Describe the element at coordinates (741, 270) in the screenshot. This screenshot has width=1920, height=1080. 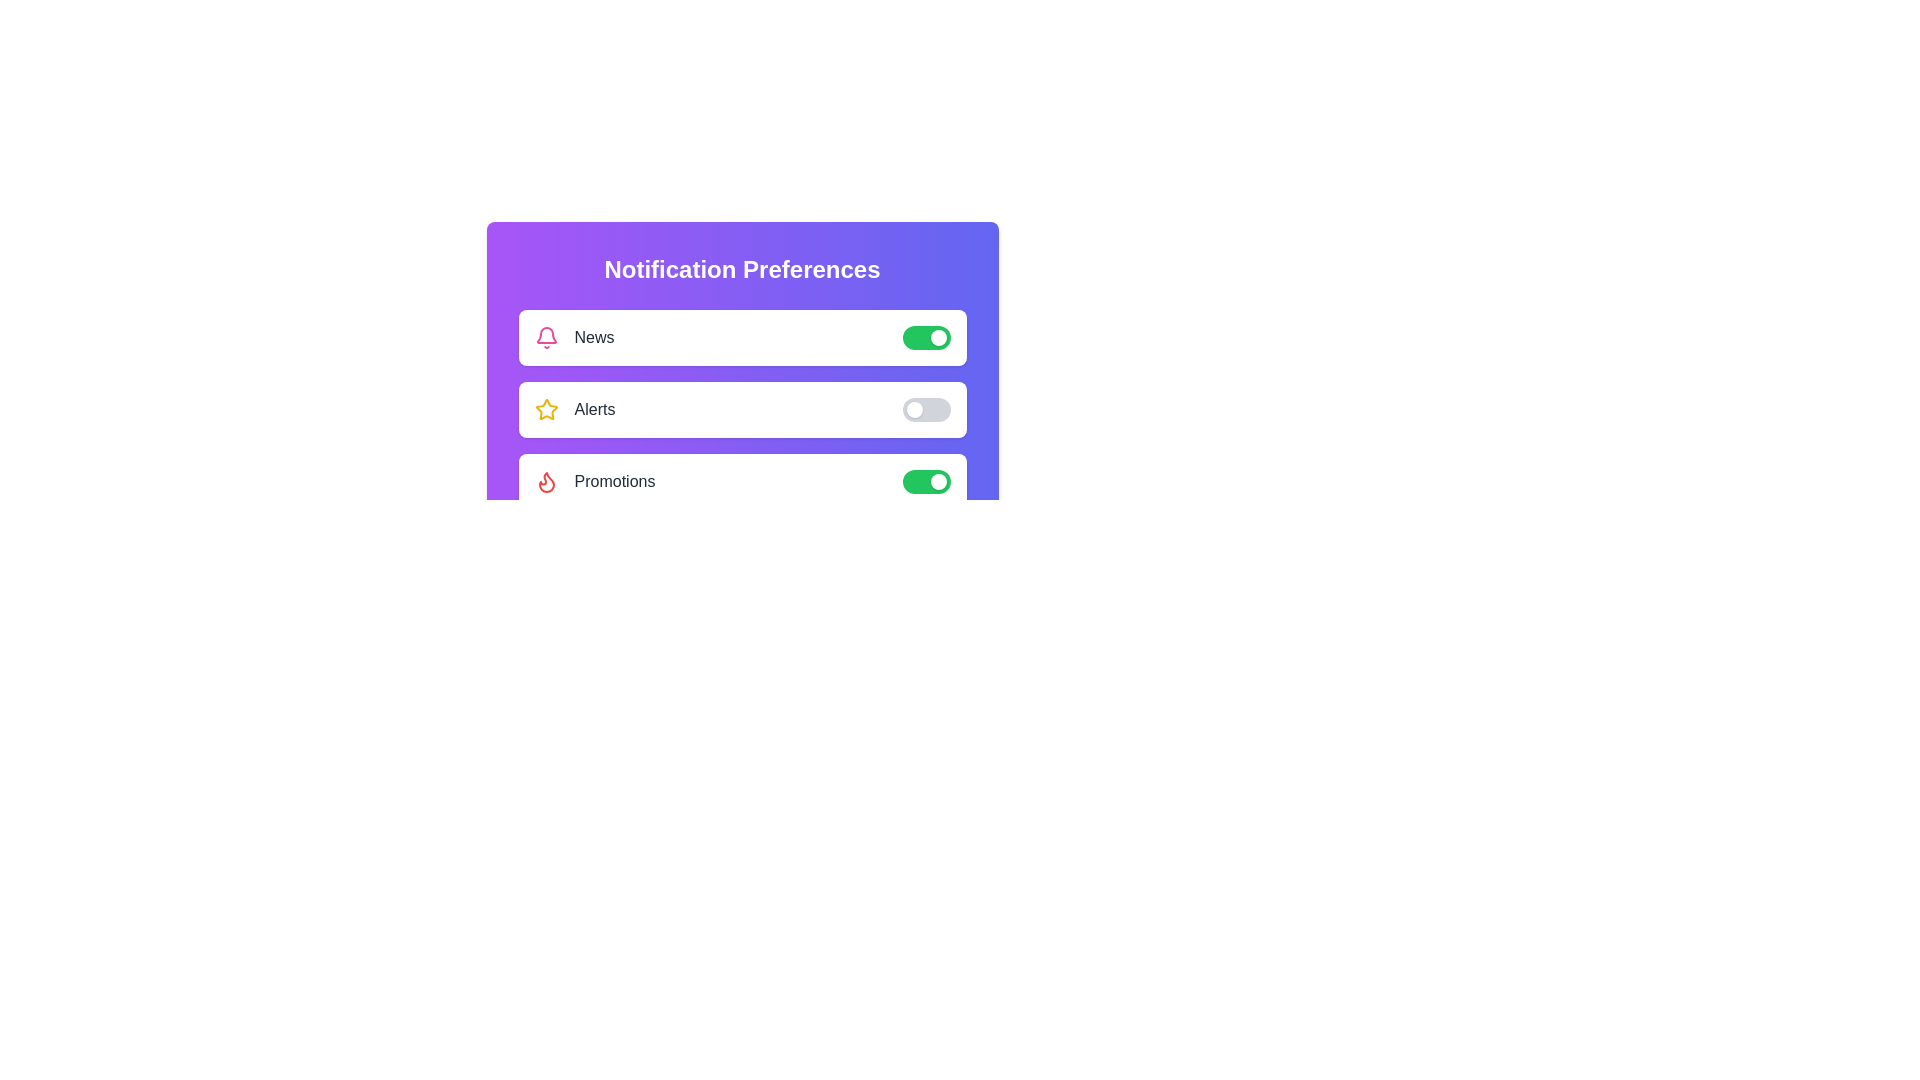
I see `the text Notification Preferences in the component` at that location.